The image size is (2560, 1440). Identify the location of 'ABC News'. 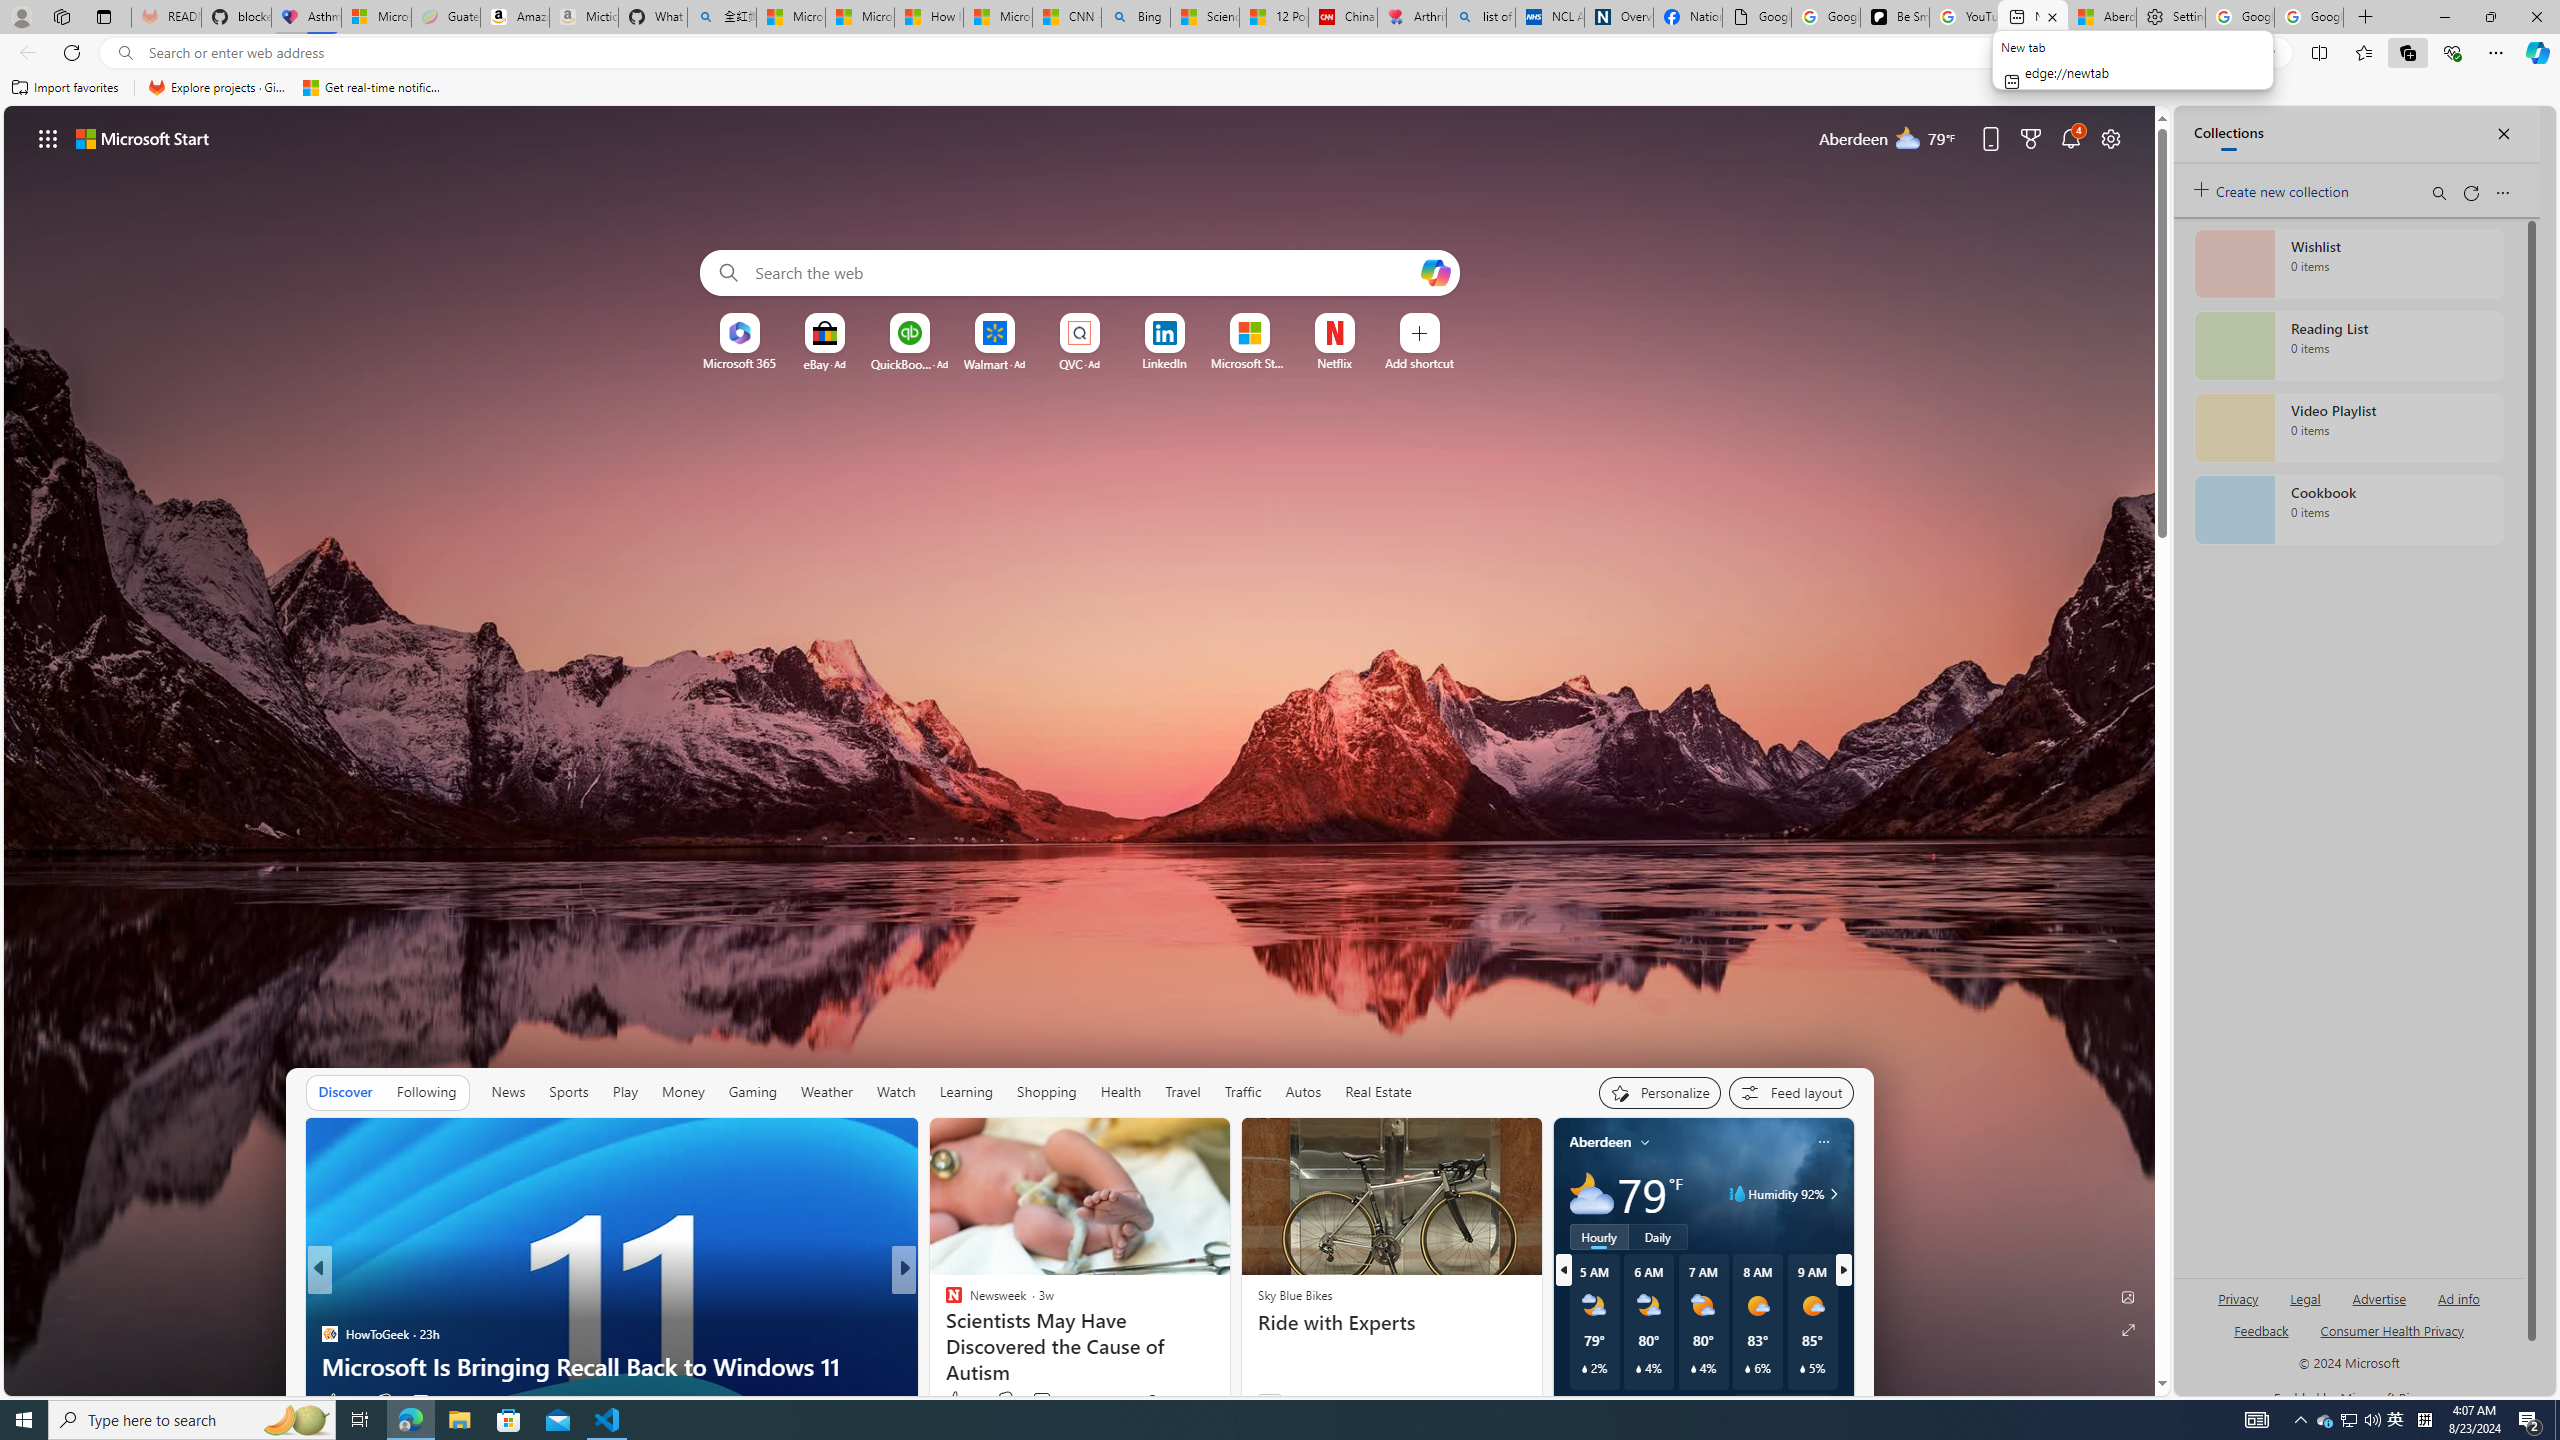
(945, 1302).